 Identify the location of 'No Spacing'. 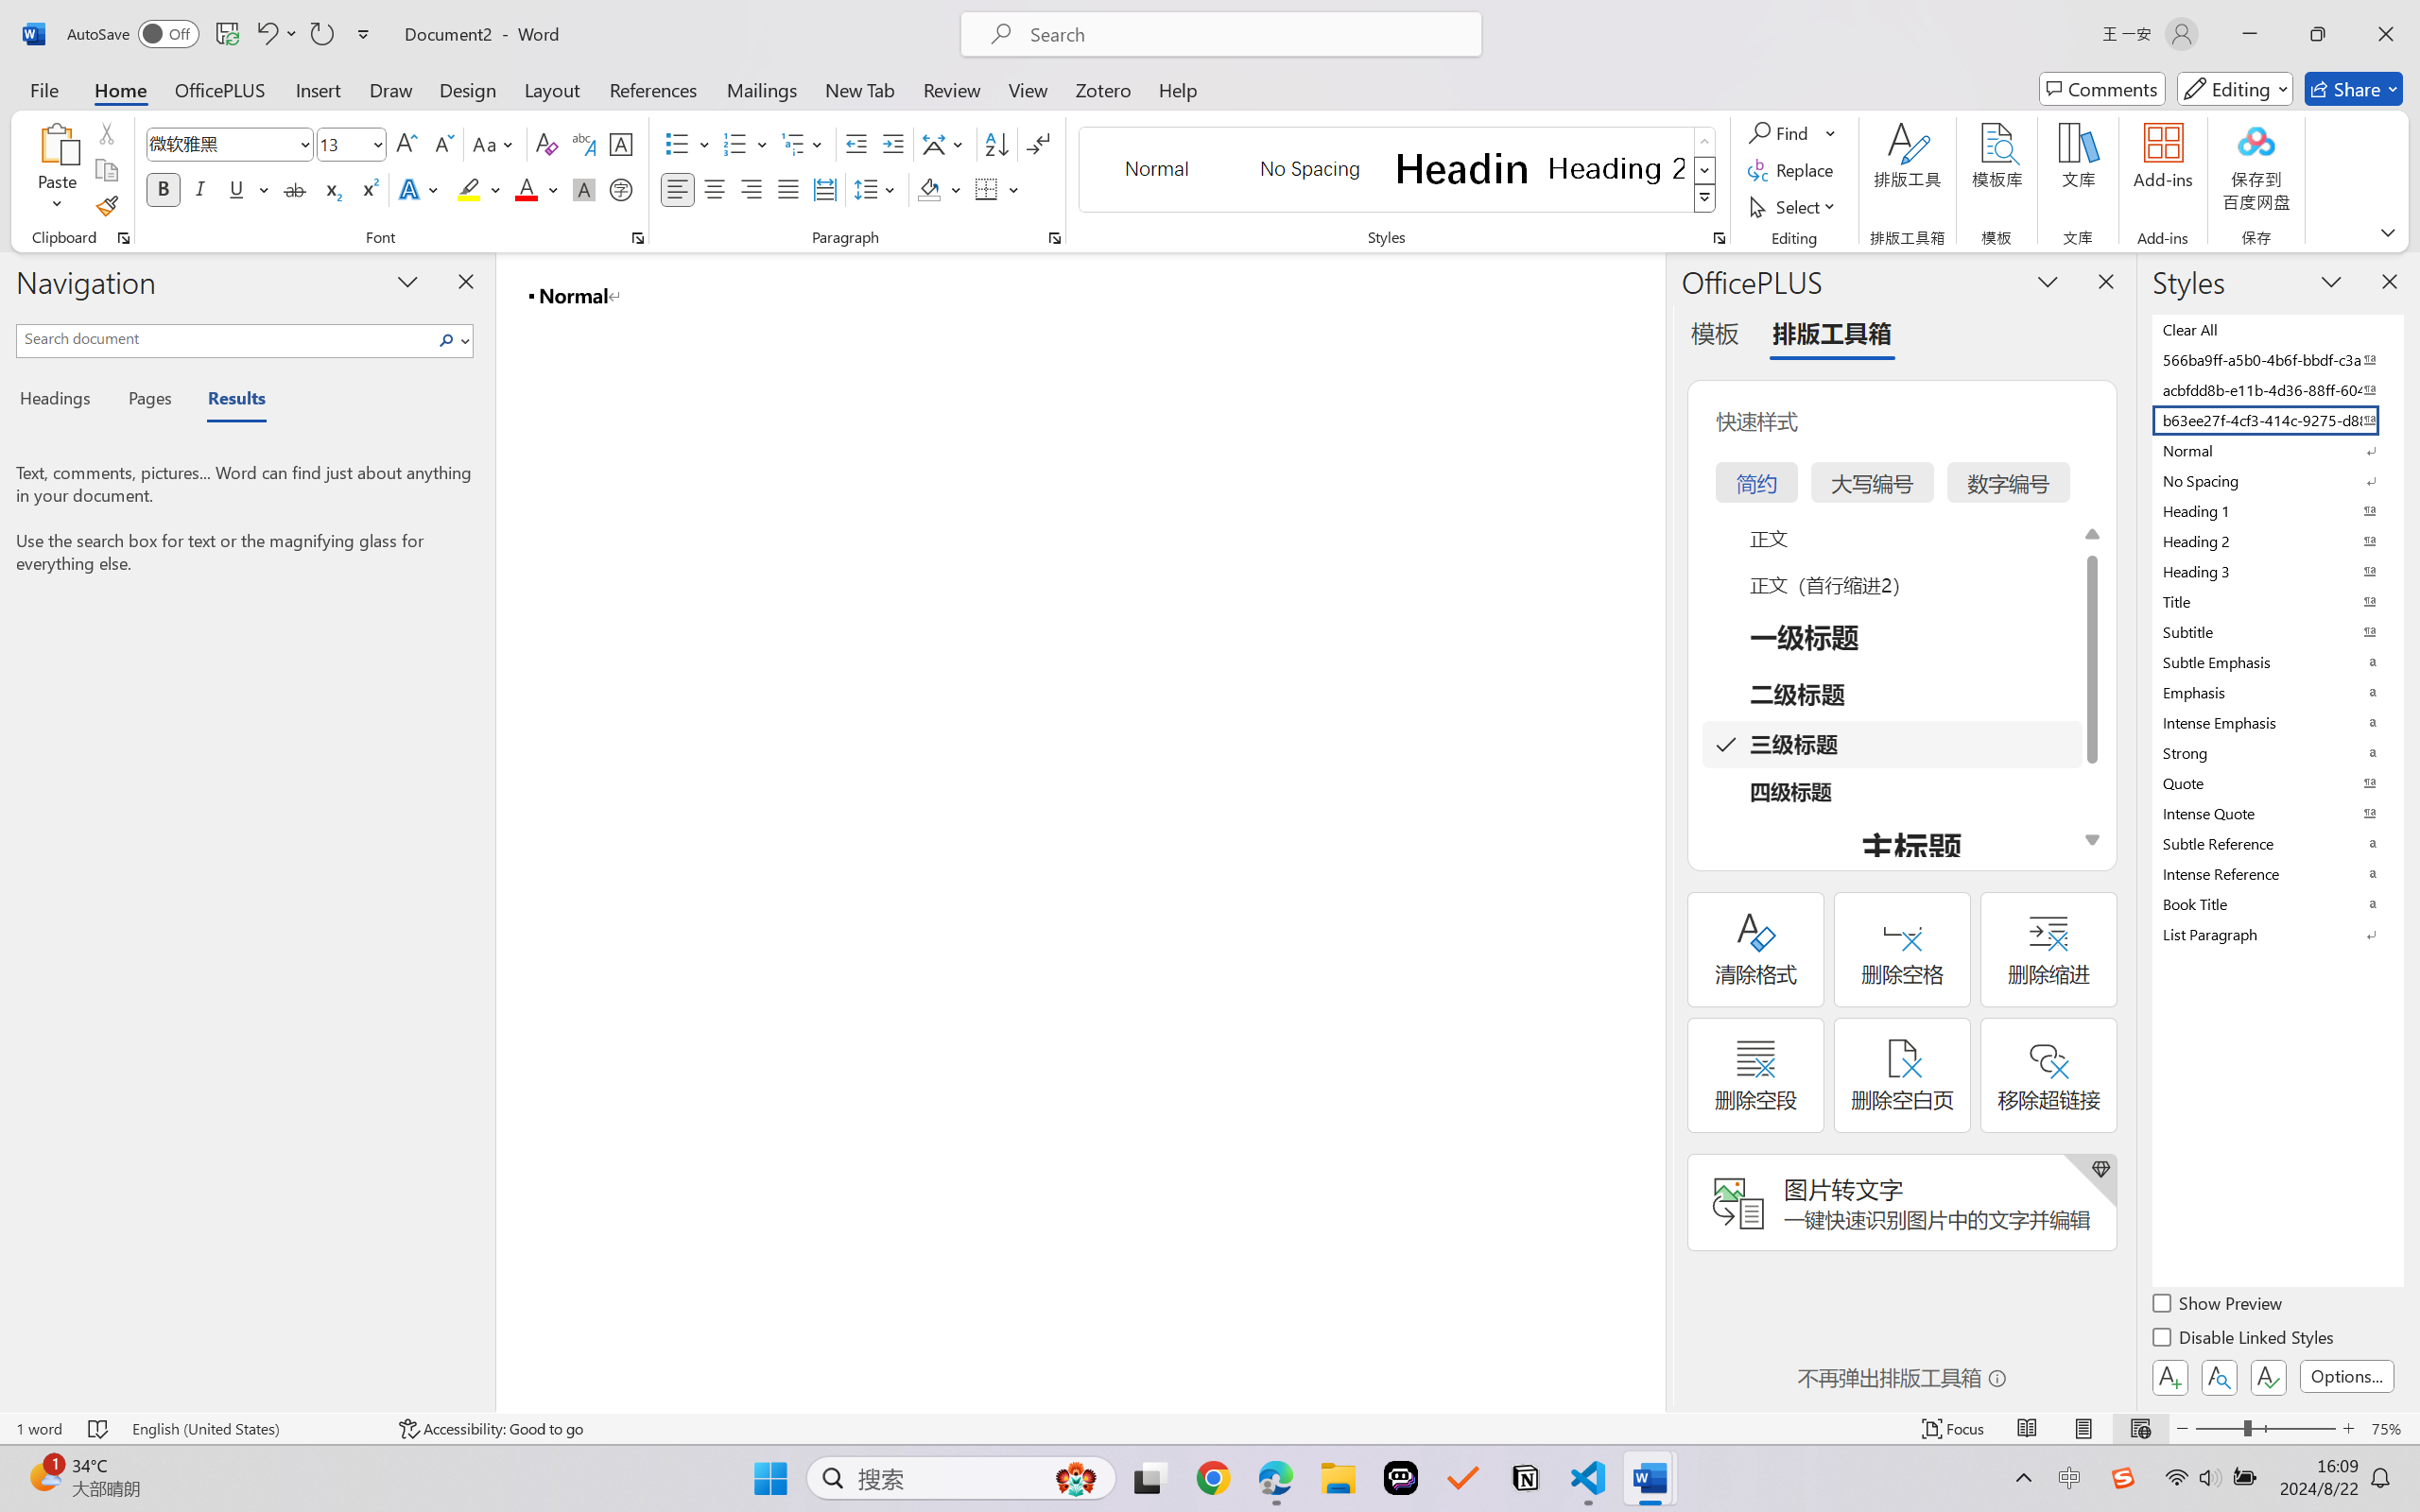
(2275, 479).